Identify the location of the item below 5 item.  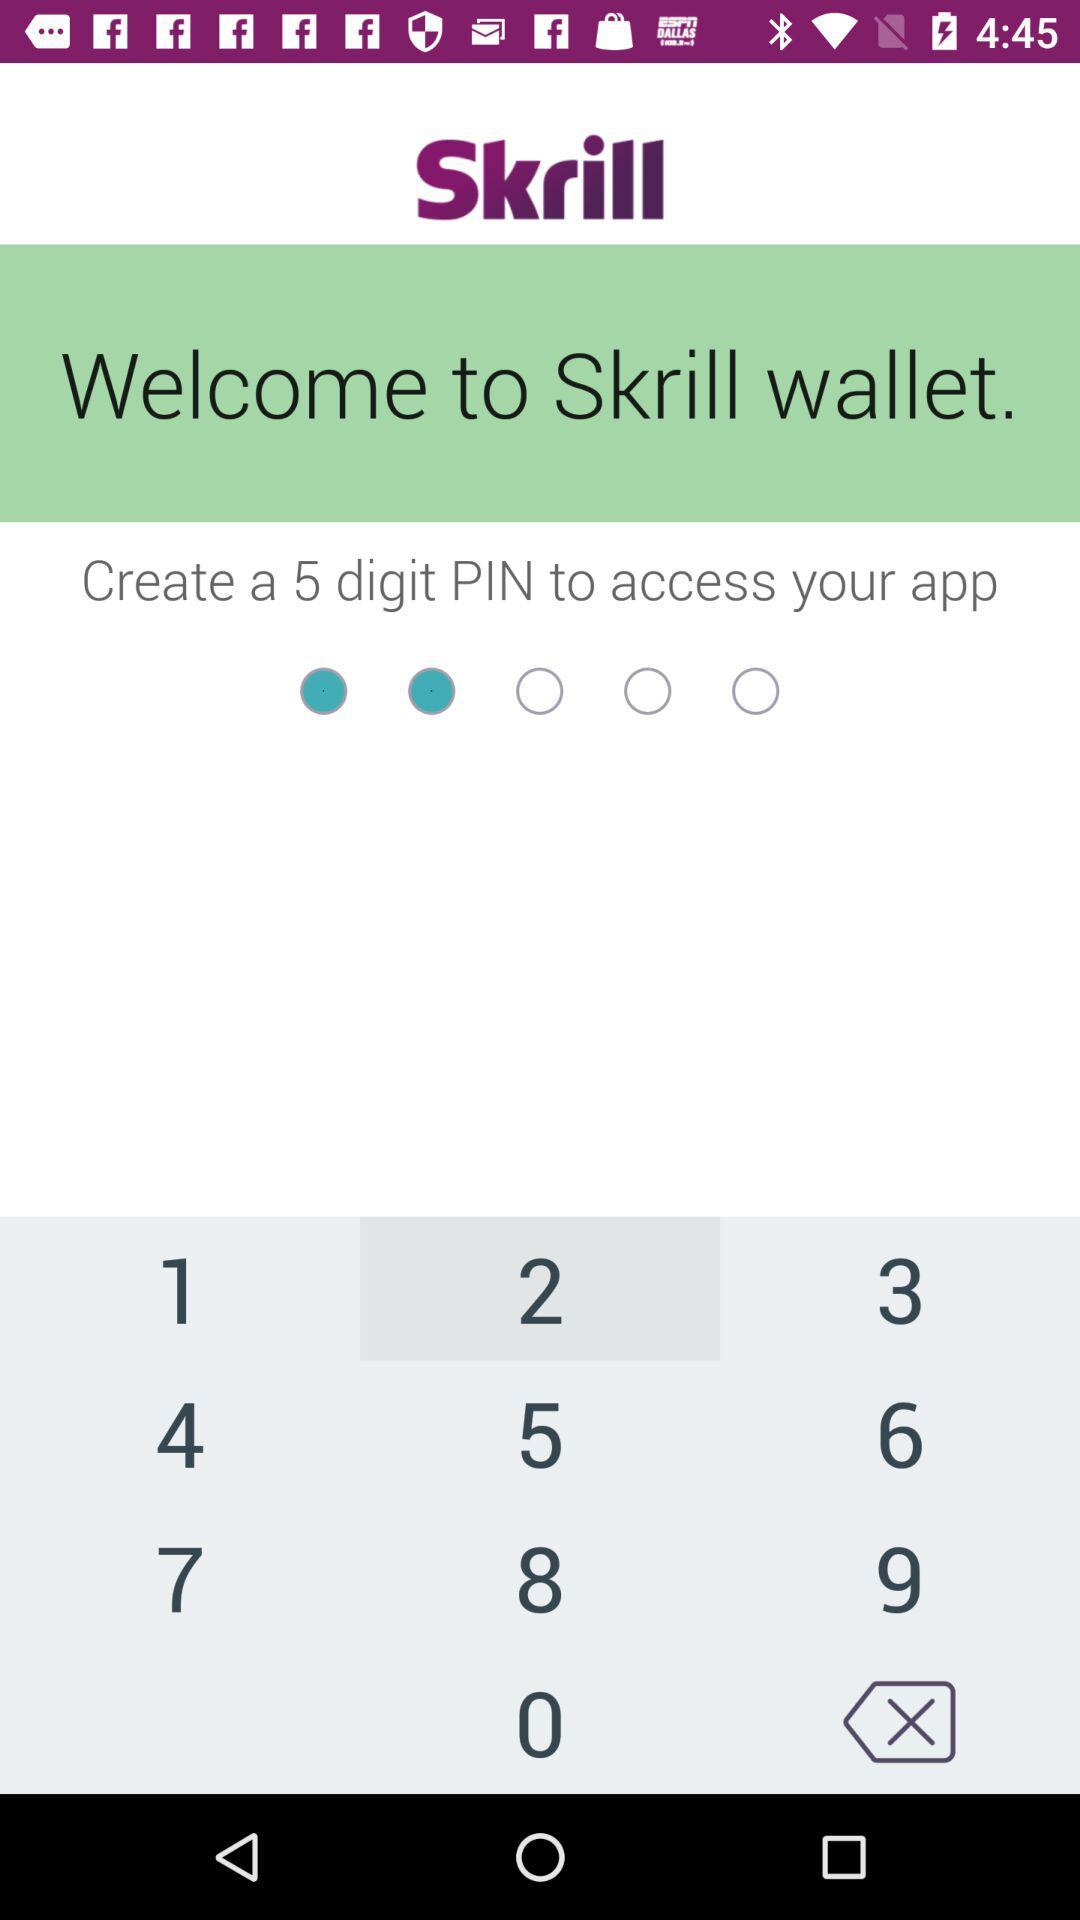
(898, 1575).